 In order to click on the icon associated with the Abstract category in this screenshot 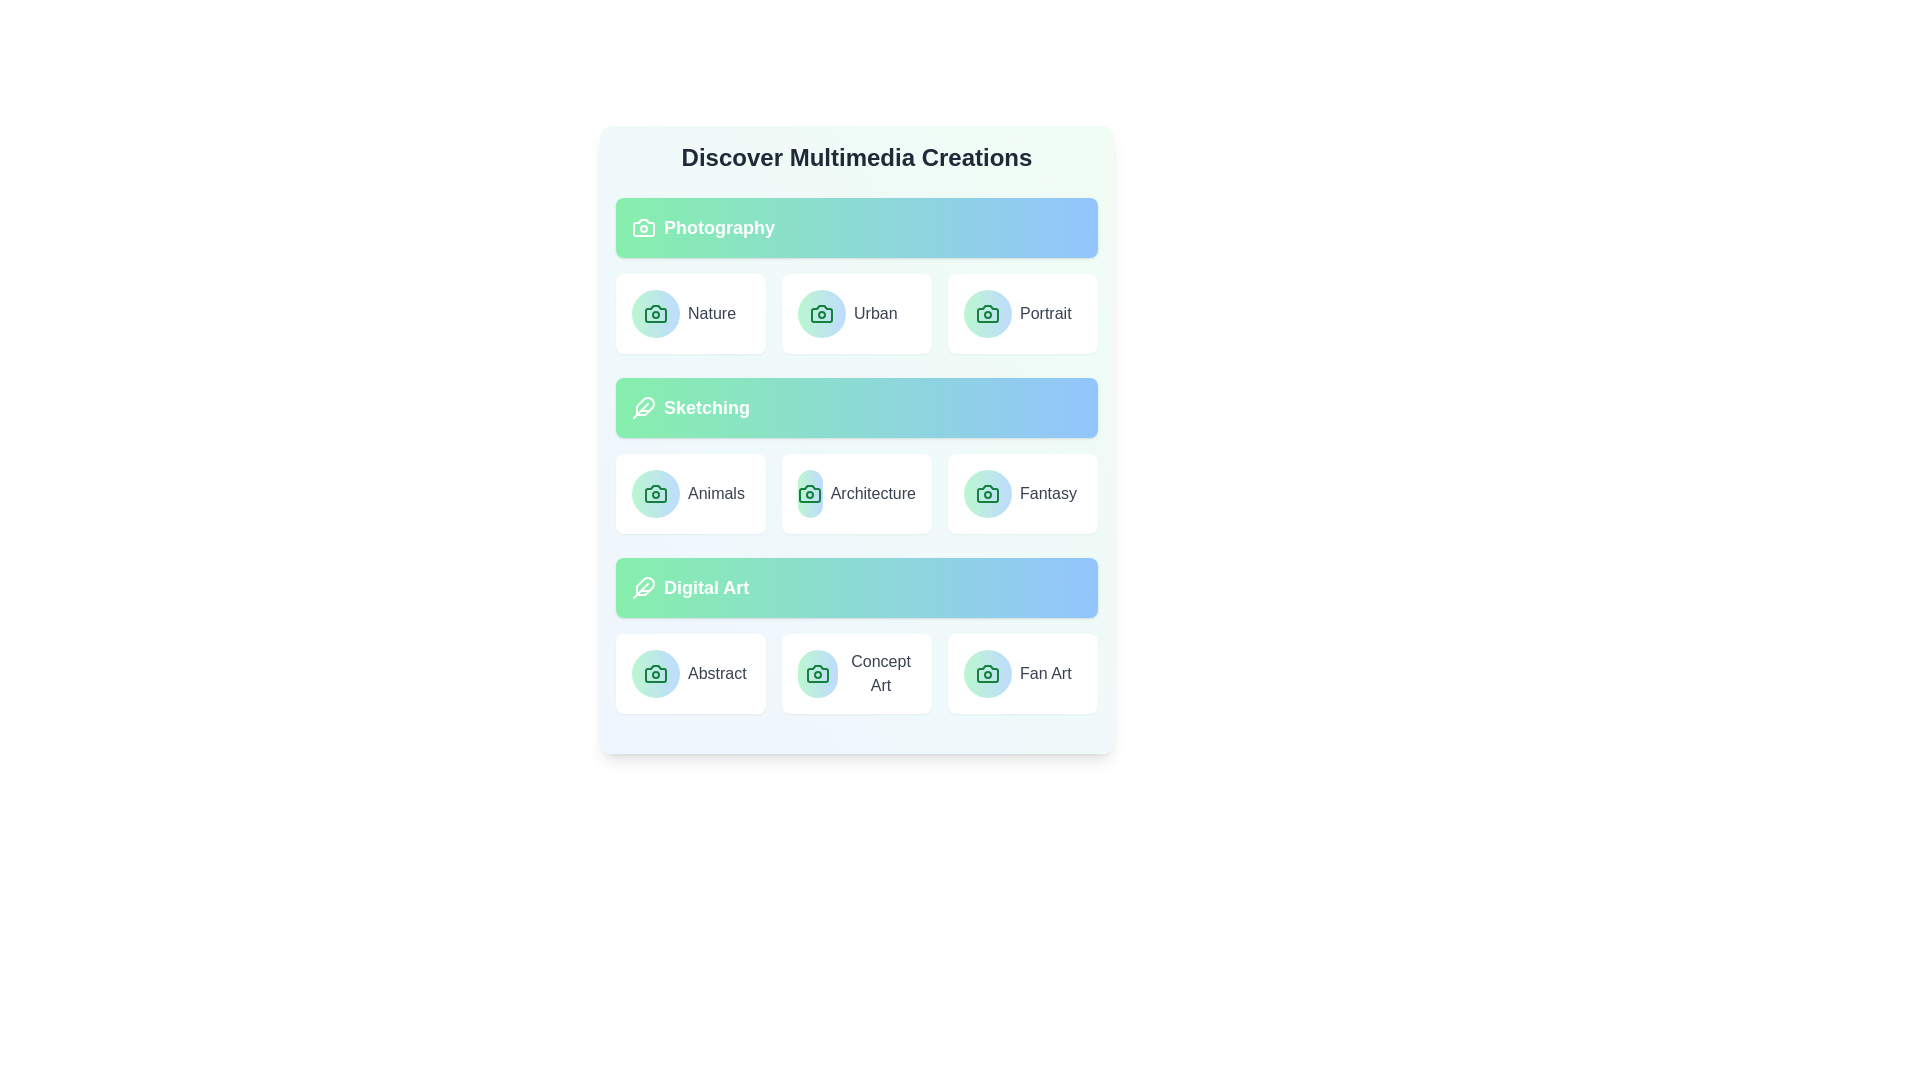, I will do `click(656, 674)`.